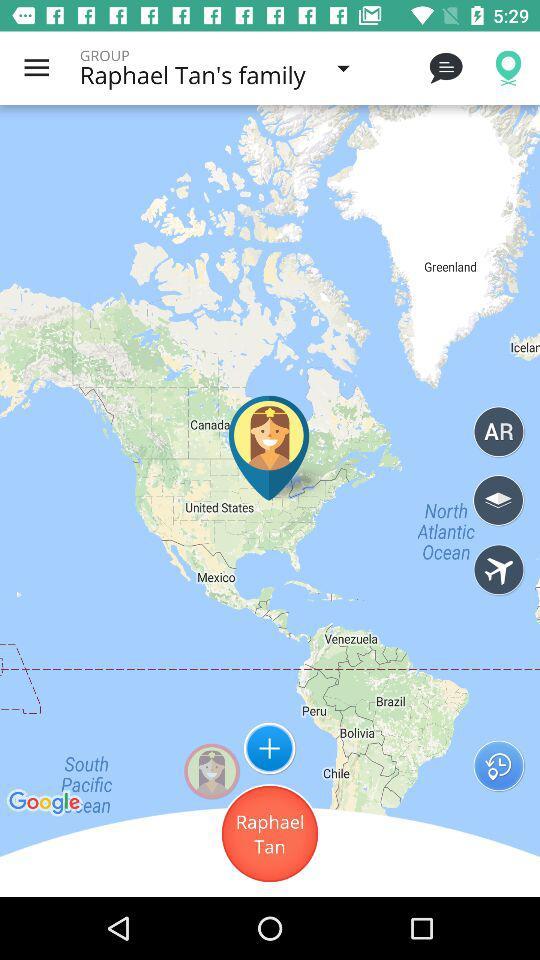 This screenshot has width=540, height=960. What do you see at coordinates (497, 569) in the screenshot?
I see `search flights` at bounding box center [497, 569].